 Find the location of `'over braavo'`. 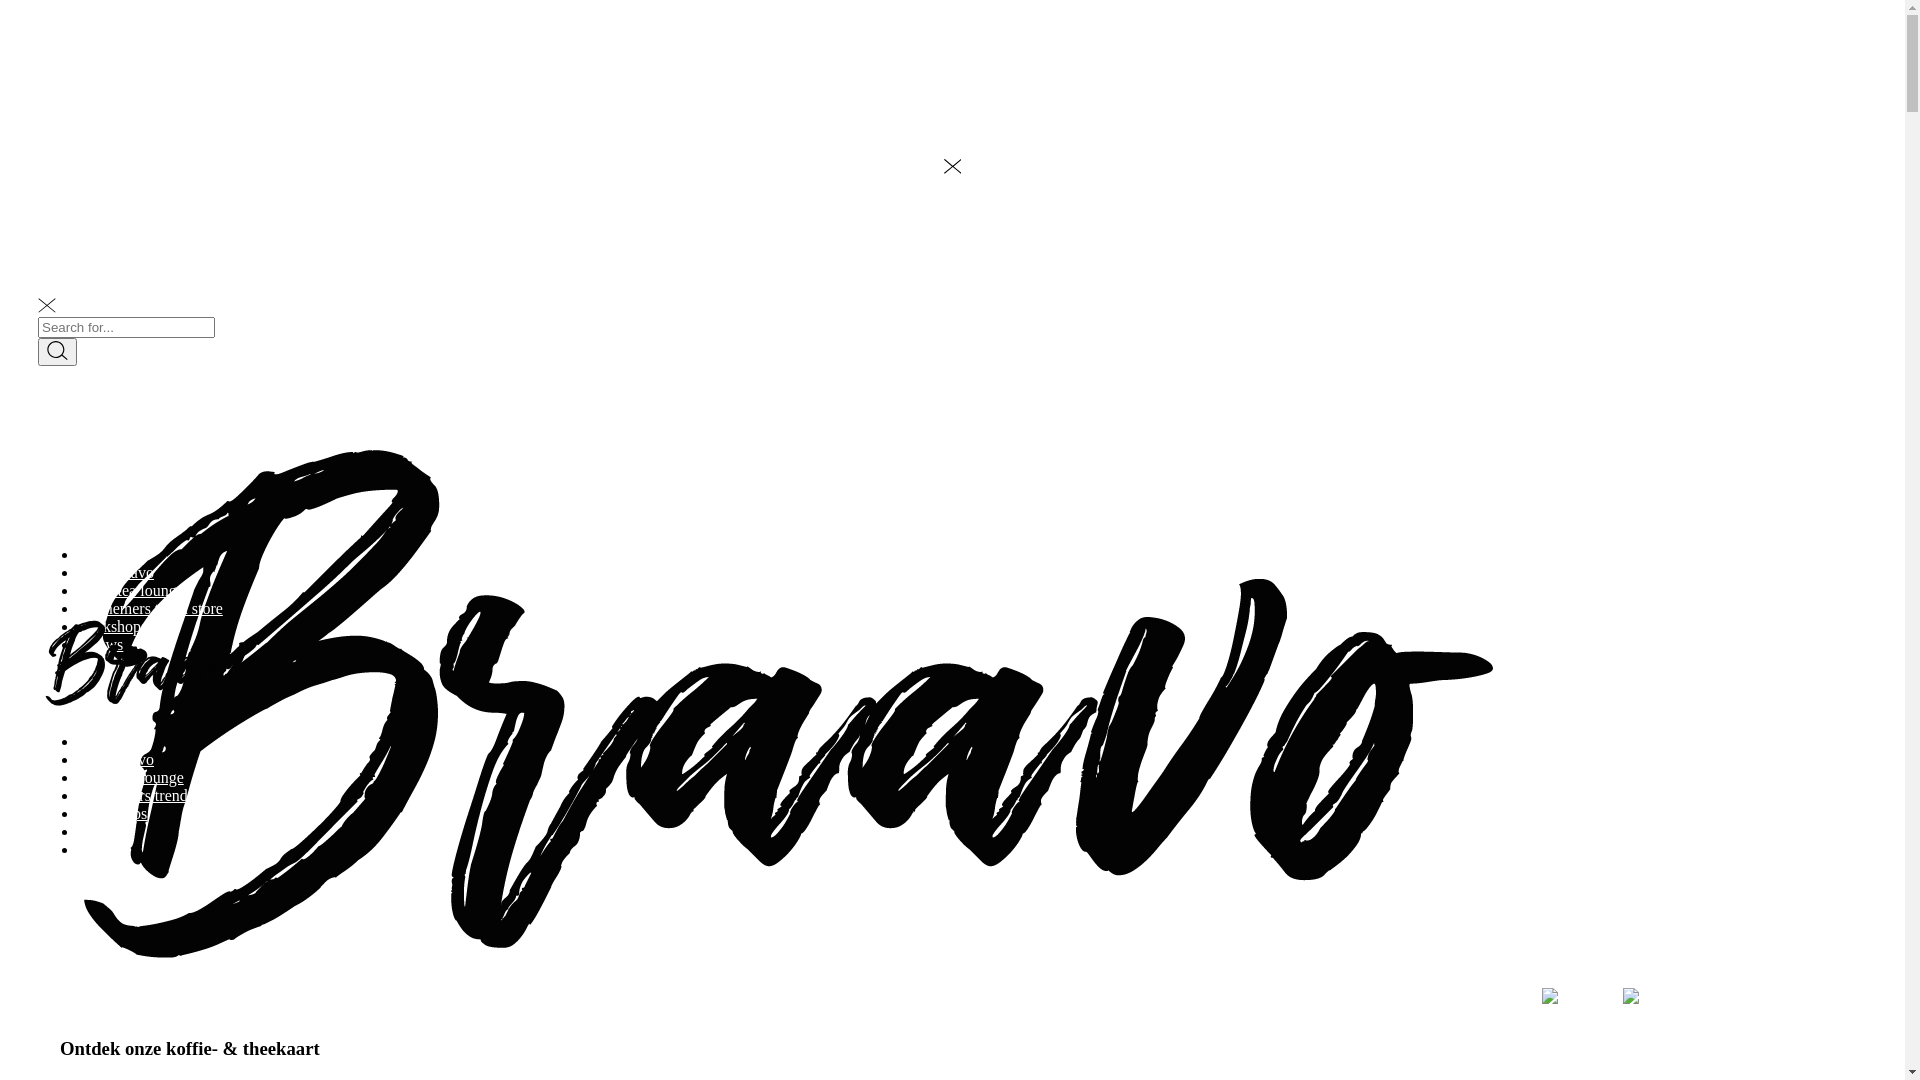

'over braavo' is located at coordinates (114, 572).